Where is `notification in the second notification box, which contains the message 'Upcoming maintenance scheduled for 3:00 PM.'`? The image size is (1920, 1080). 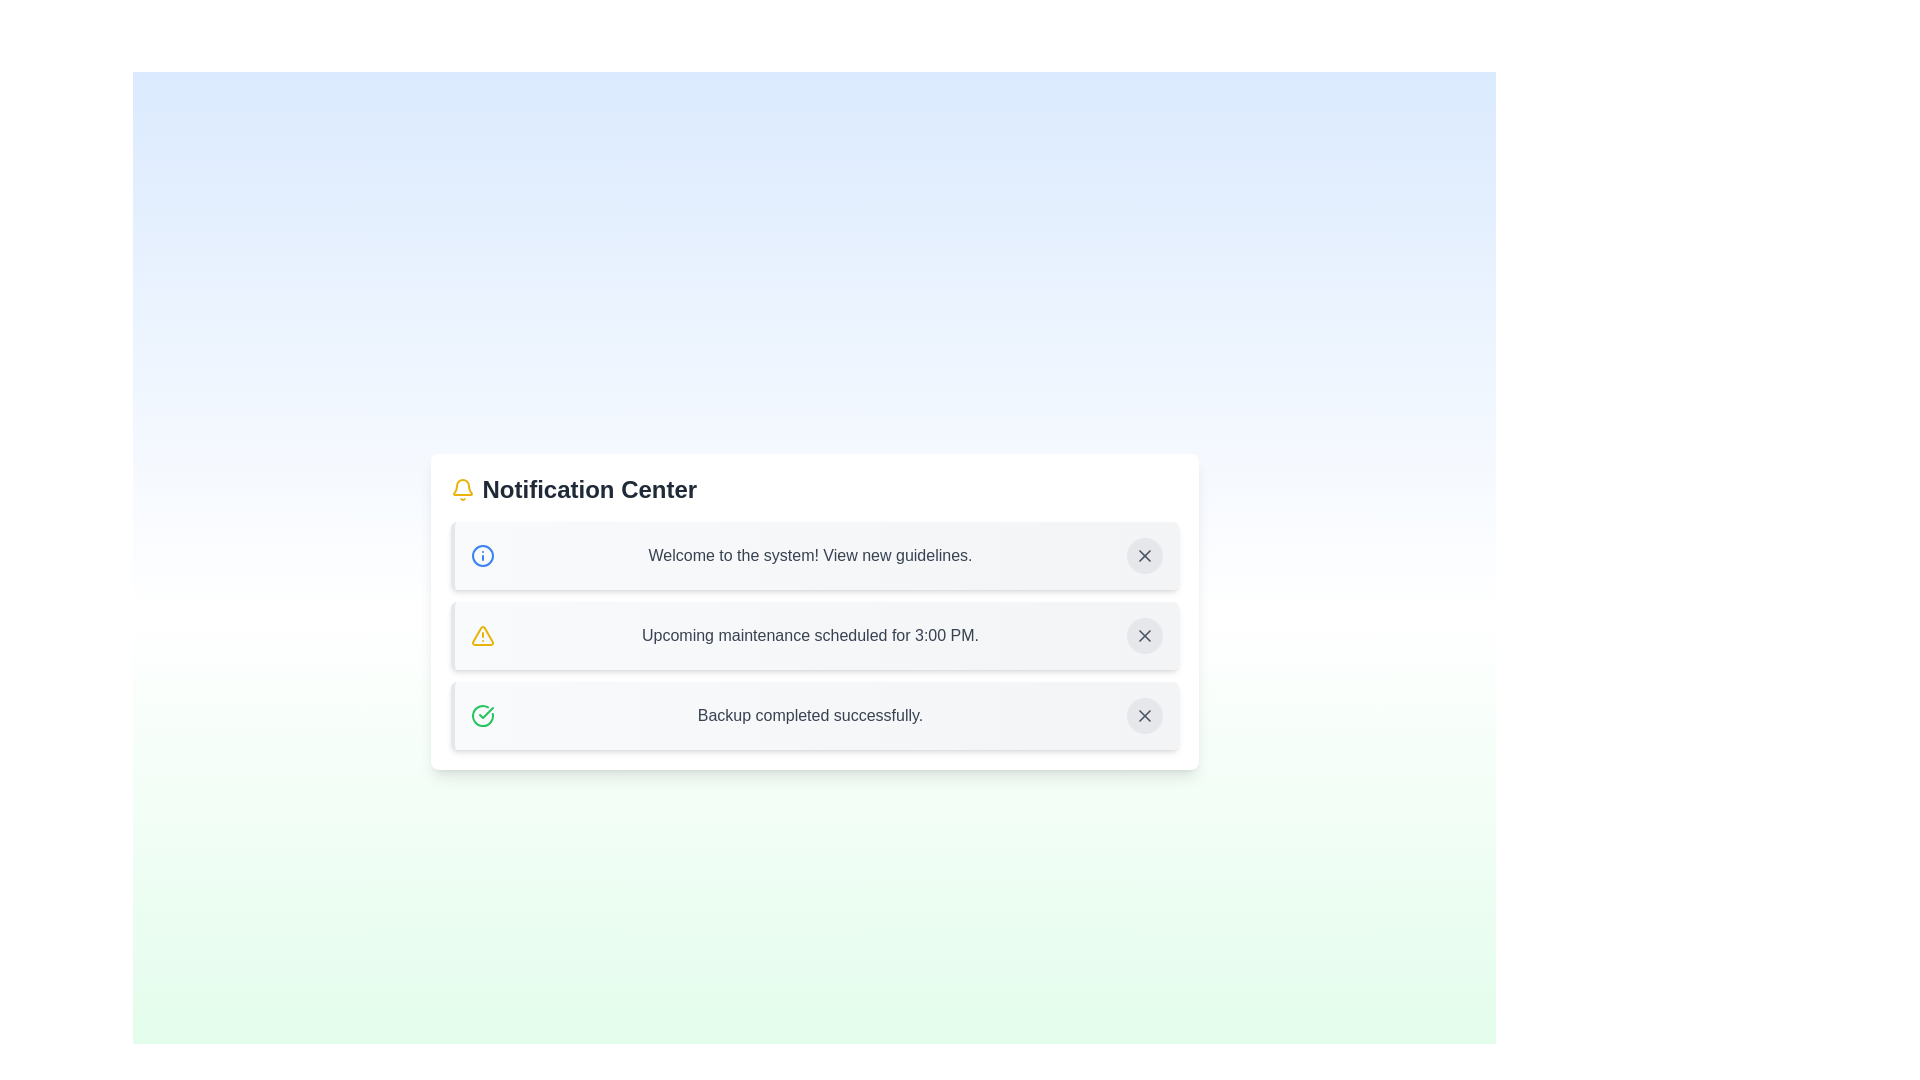 notification in the second notification box, which contains the message 'Upcoming maintenance scheduled for 3:00 PM.' is located at coordinates (814, 636).